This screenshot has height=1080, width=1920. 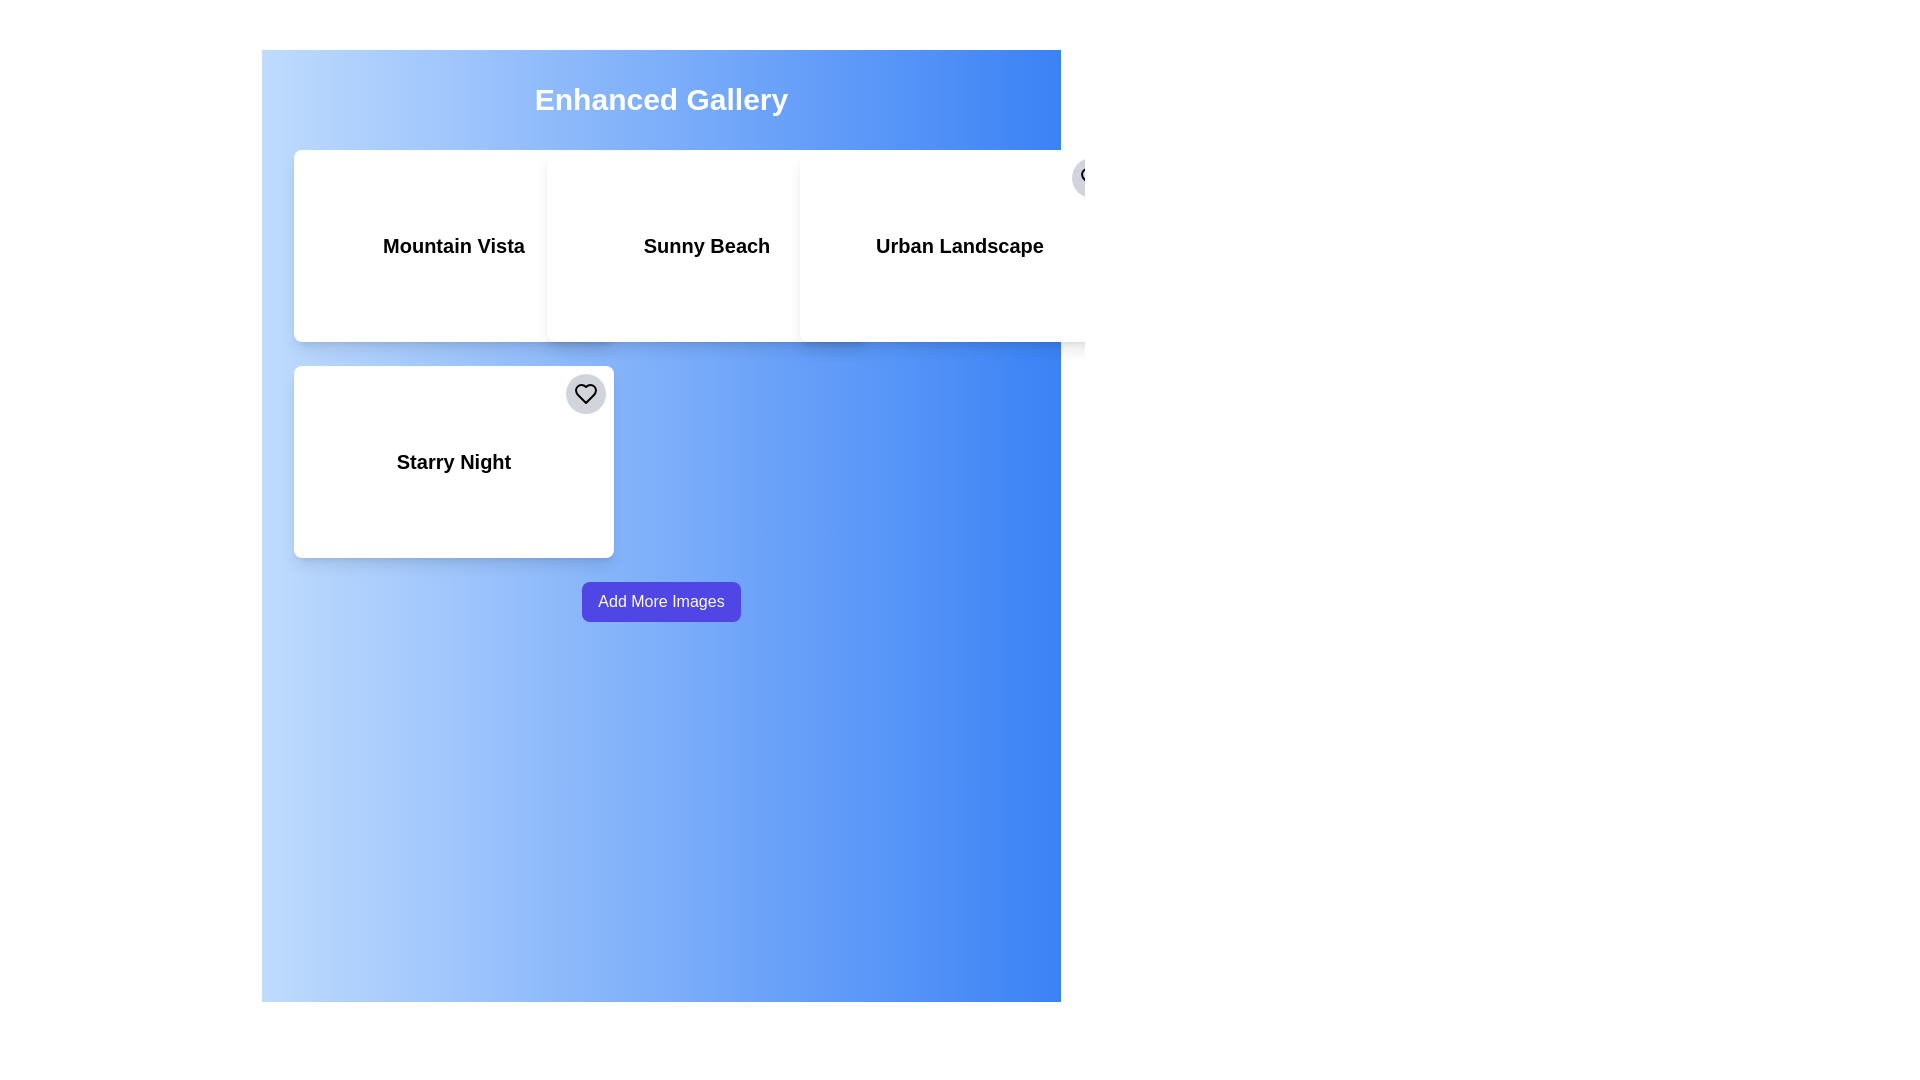 I want to click on the 'like' button located at the top right corner of the 'Urban Landscape' card, so click(x=1090, y=176).